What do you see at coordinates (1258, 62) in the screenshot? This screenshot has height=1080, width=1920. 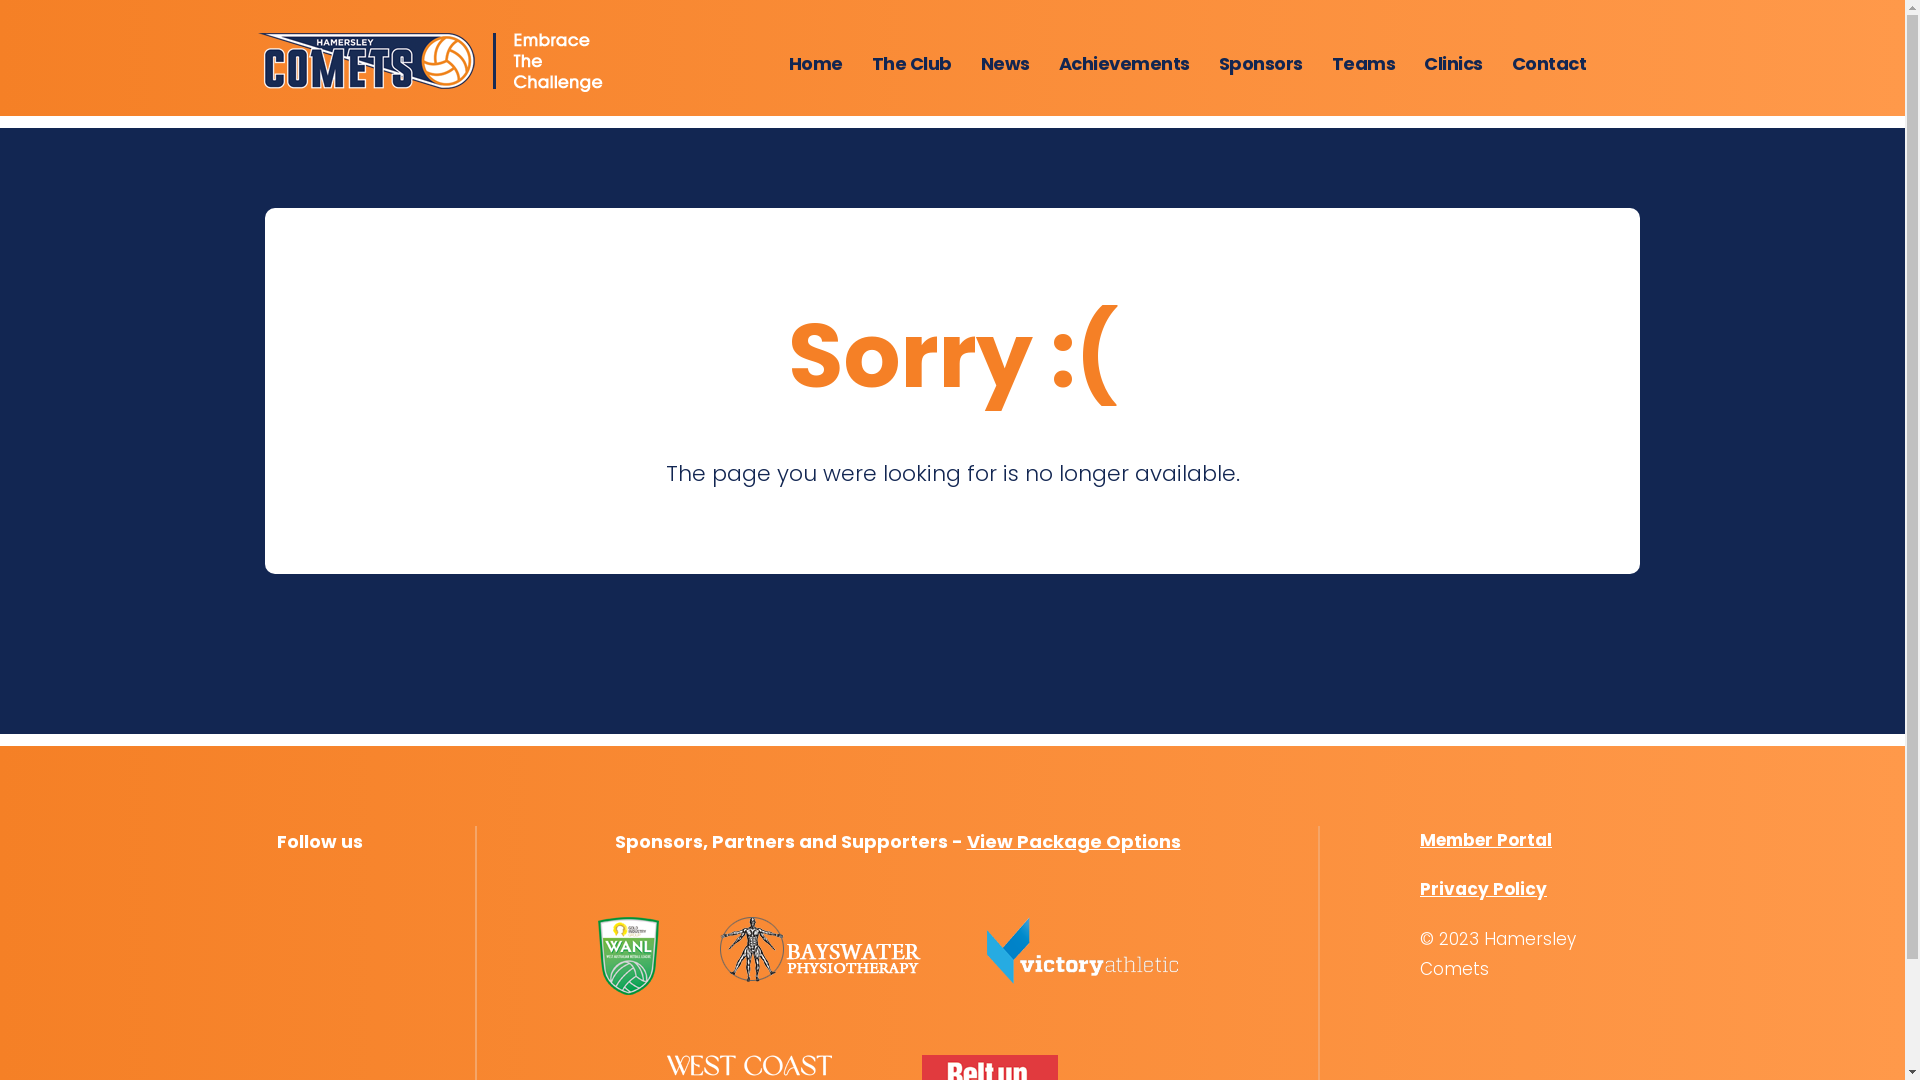 I see `'Sponsors'` at bounding box center [1258, 62].